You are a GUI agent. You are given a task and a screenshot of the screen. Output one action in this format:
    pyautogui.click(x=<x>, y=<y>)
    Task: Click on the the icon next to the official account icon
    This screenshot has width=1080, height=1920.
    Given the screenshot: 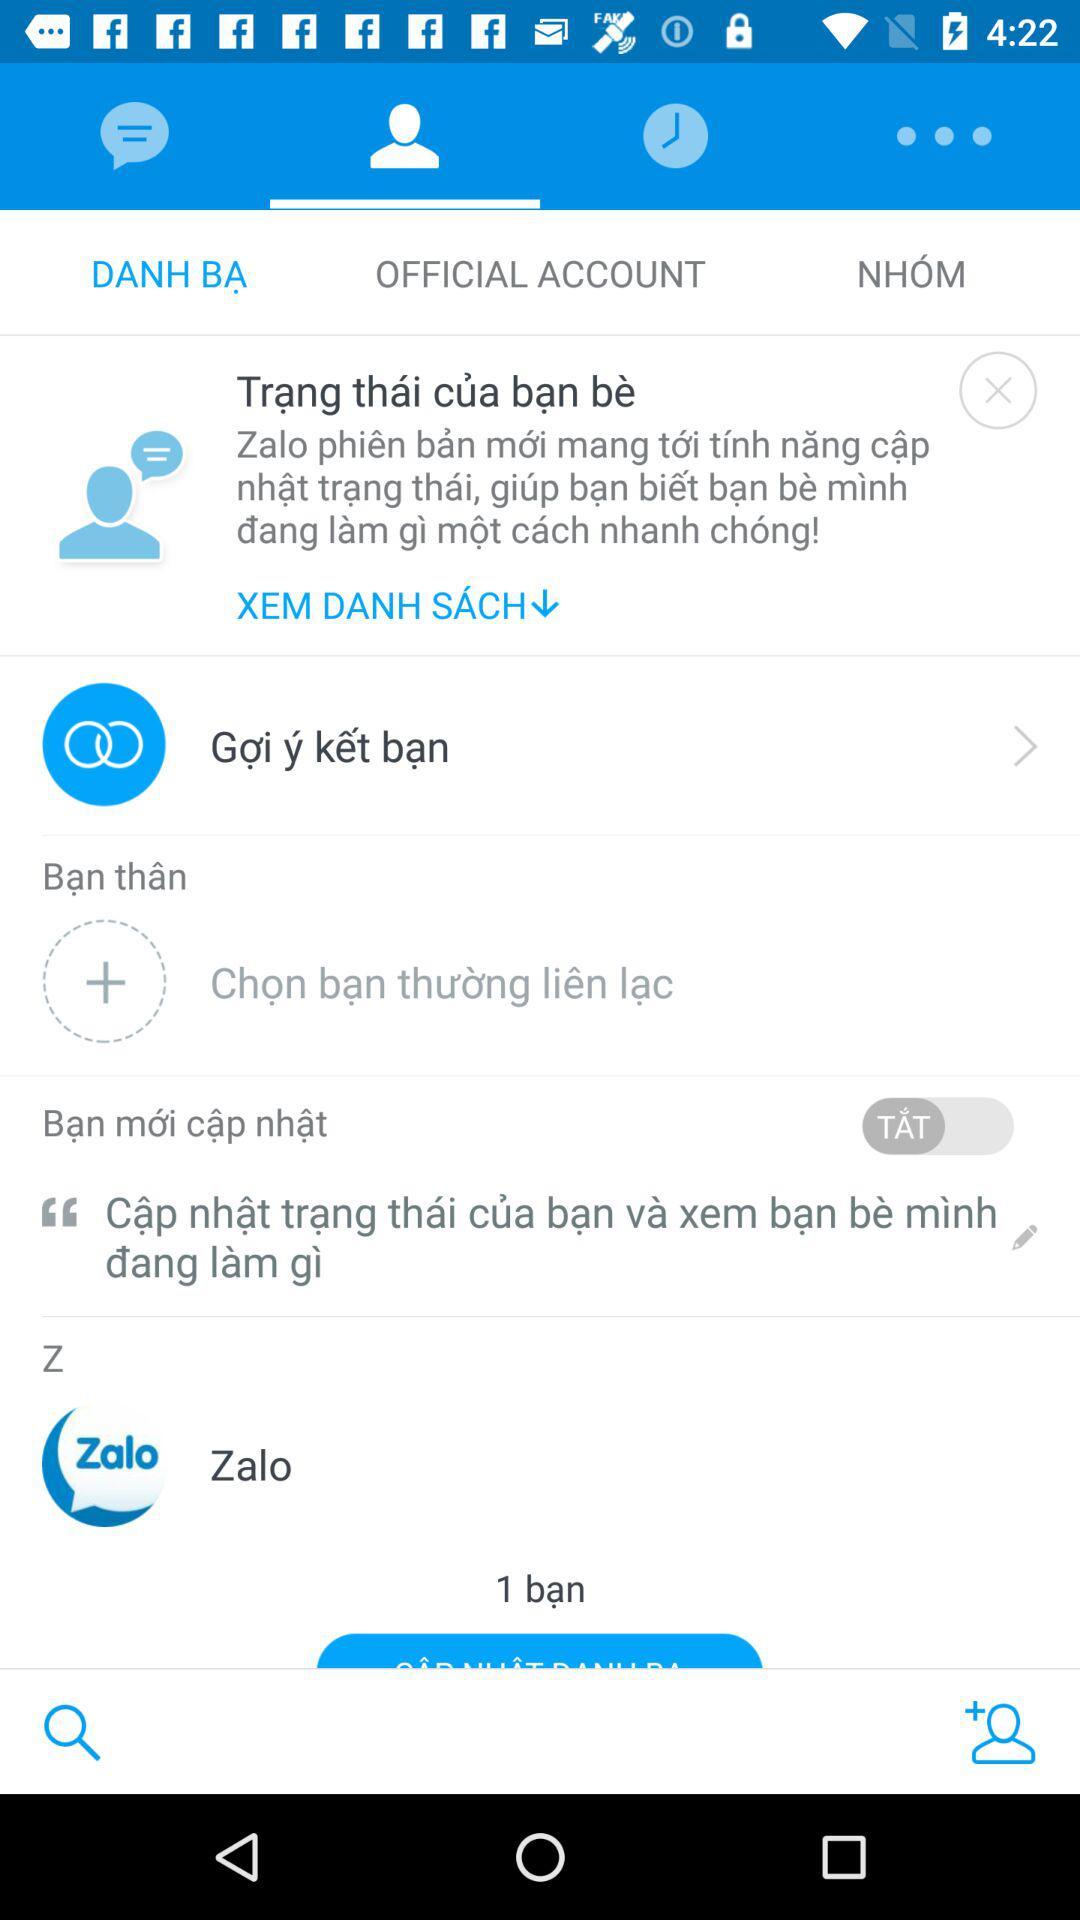 What is the action you would take?
    pyautogui.click(x=911, y=272)
    